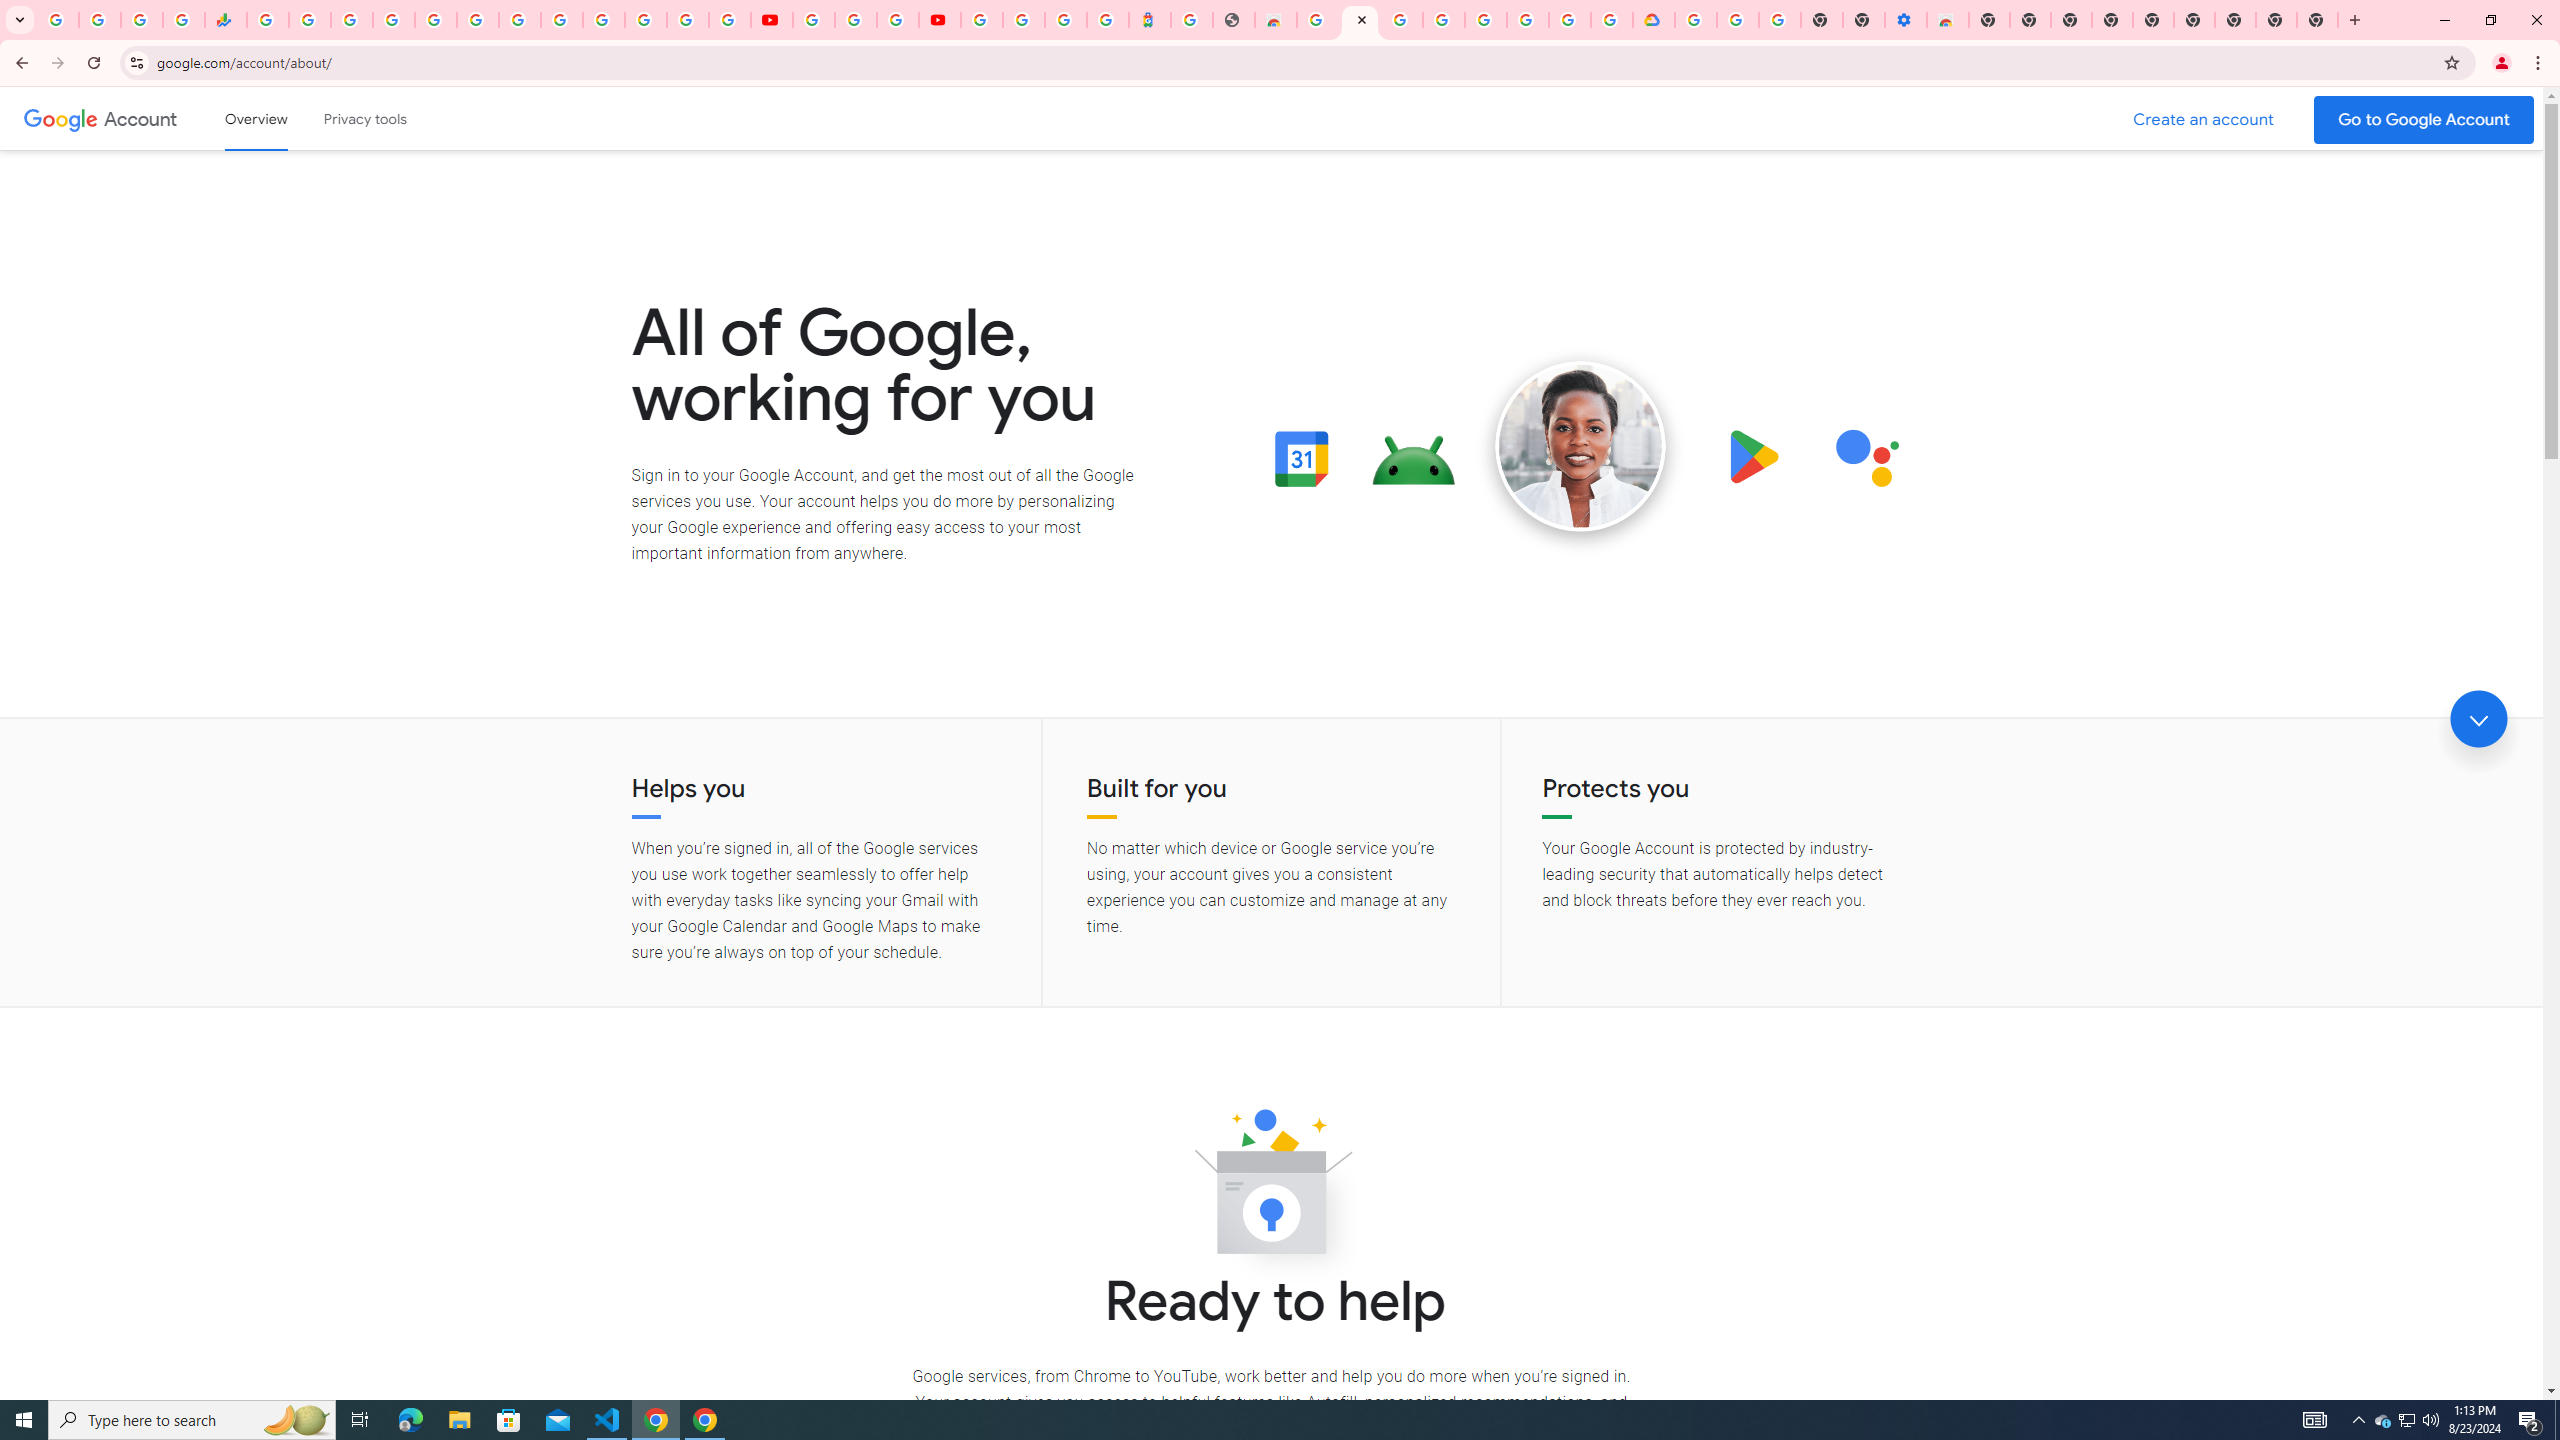 This screenshot has width=2560, height=1440. What do you see at coordinates (1610, 19) in the screenshot?
I see `'Browse the Google Chrome Community - Google Chrome Community'` at bounding box center [1610, 19].